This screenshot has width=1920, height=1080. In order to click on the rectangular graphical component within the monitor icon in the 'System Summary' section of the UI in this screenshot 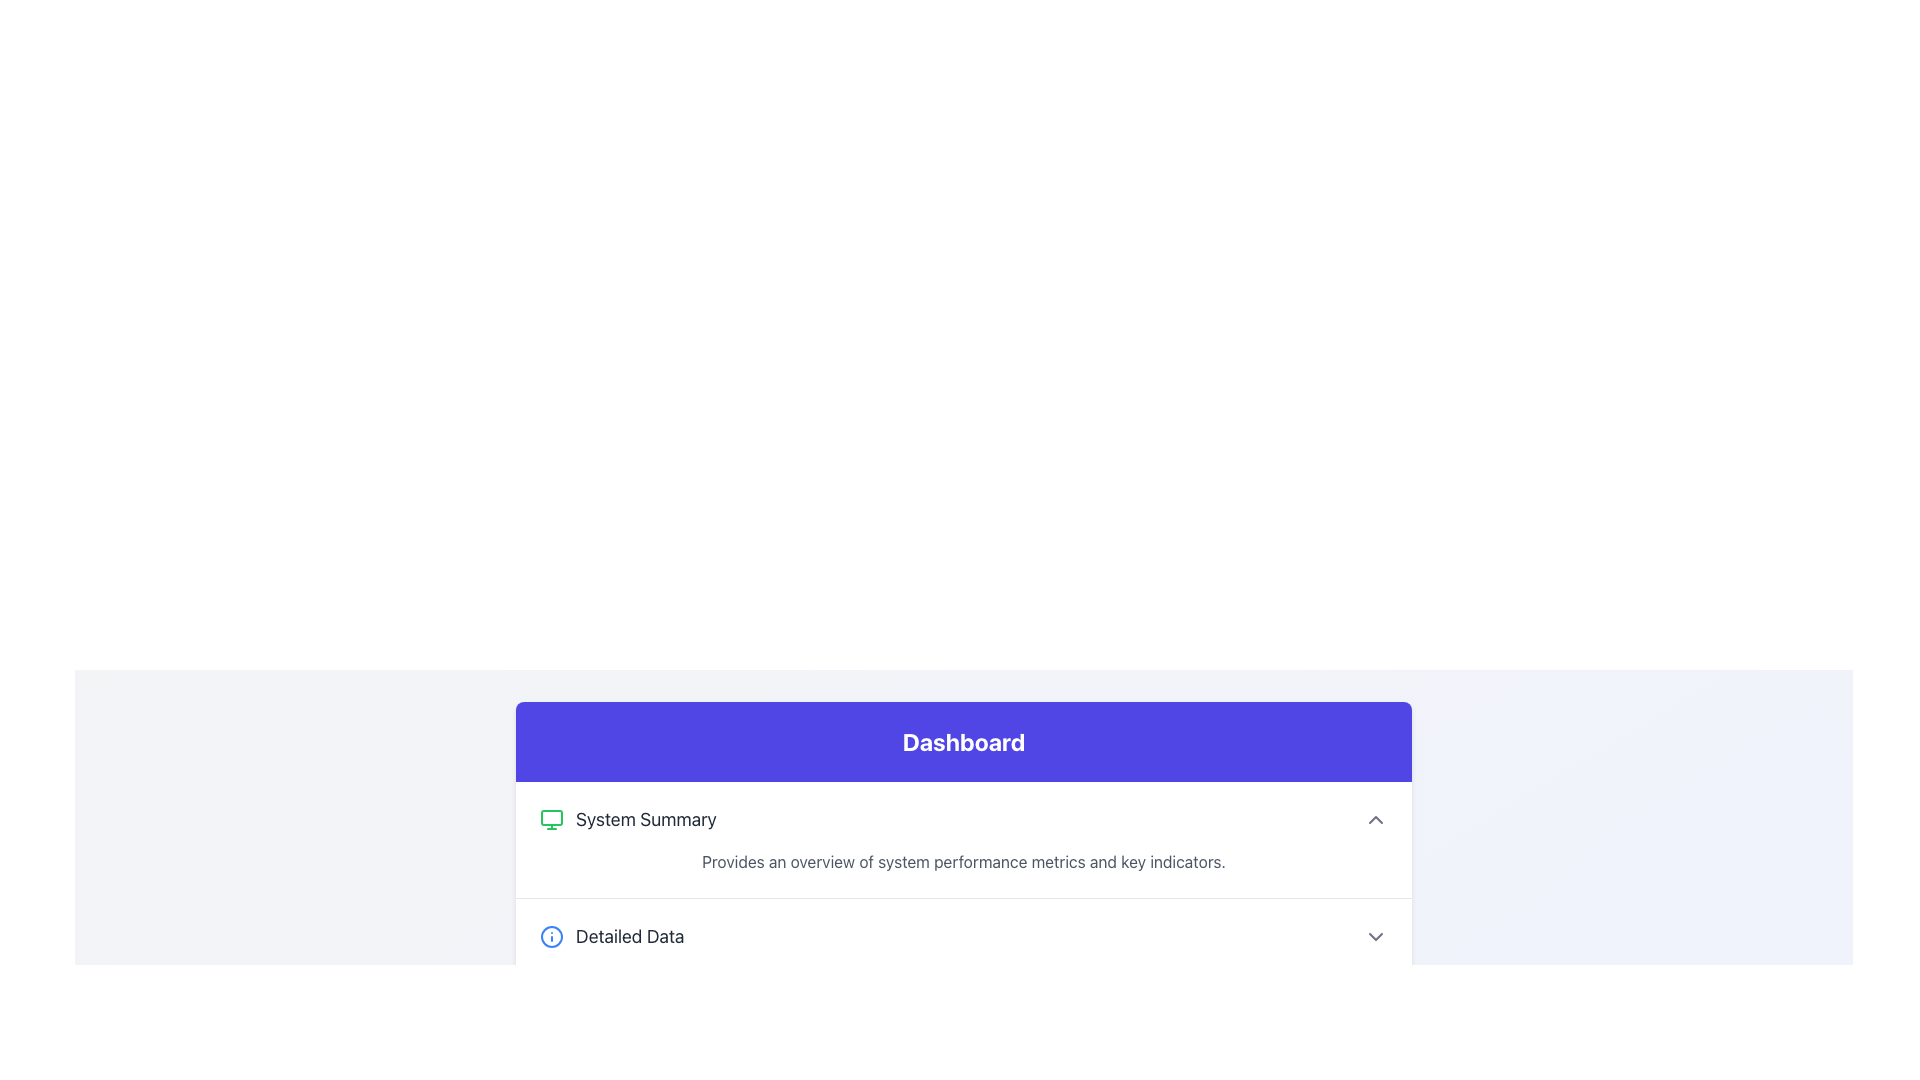, I will do `click(552, 817)`.